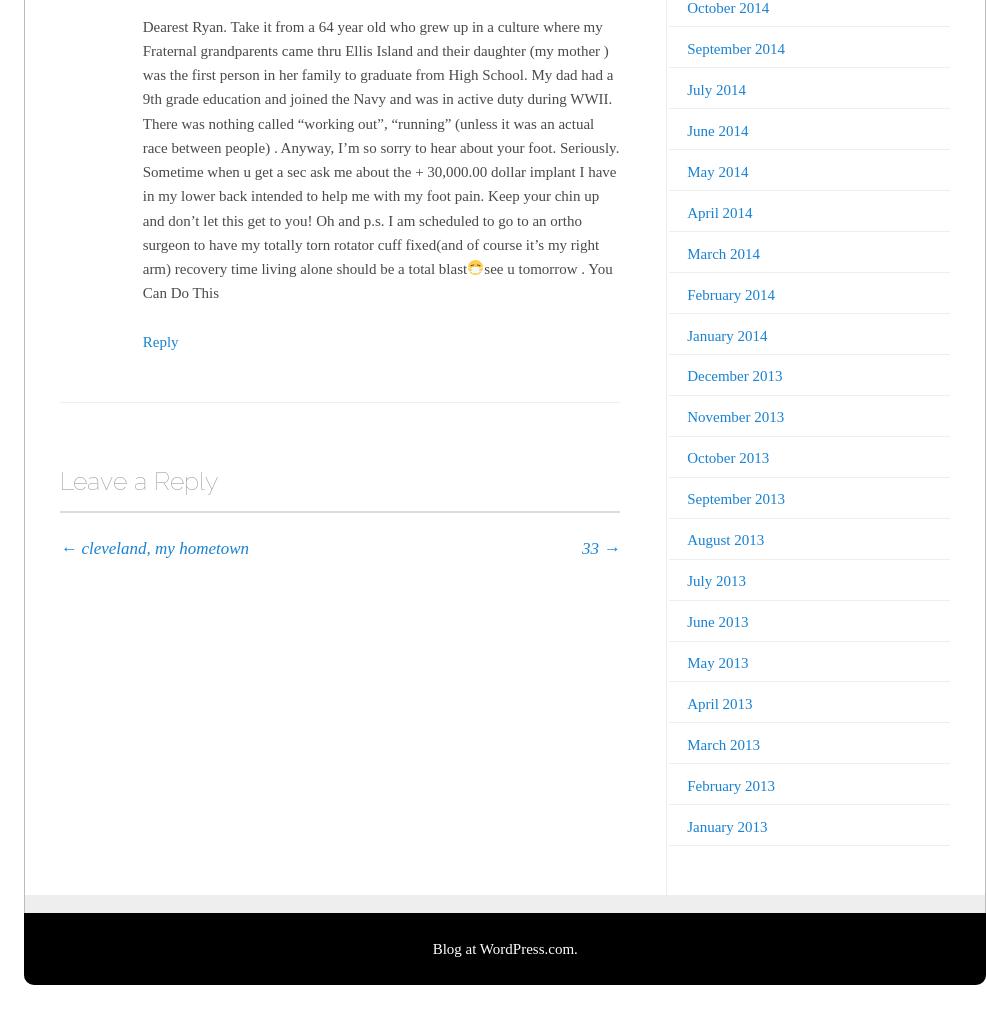 This screenshot has height=1010, width=986. What do you see at coordinates (718, 210) in the screenshot?
I see `'April 2014'` at bounding box center [718, 210].